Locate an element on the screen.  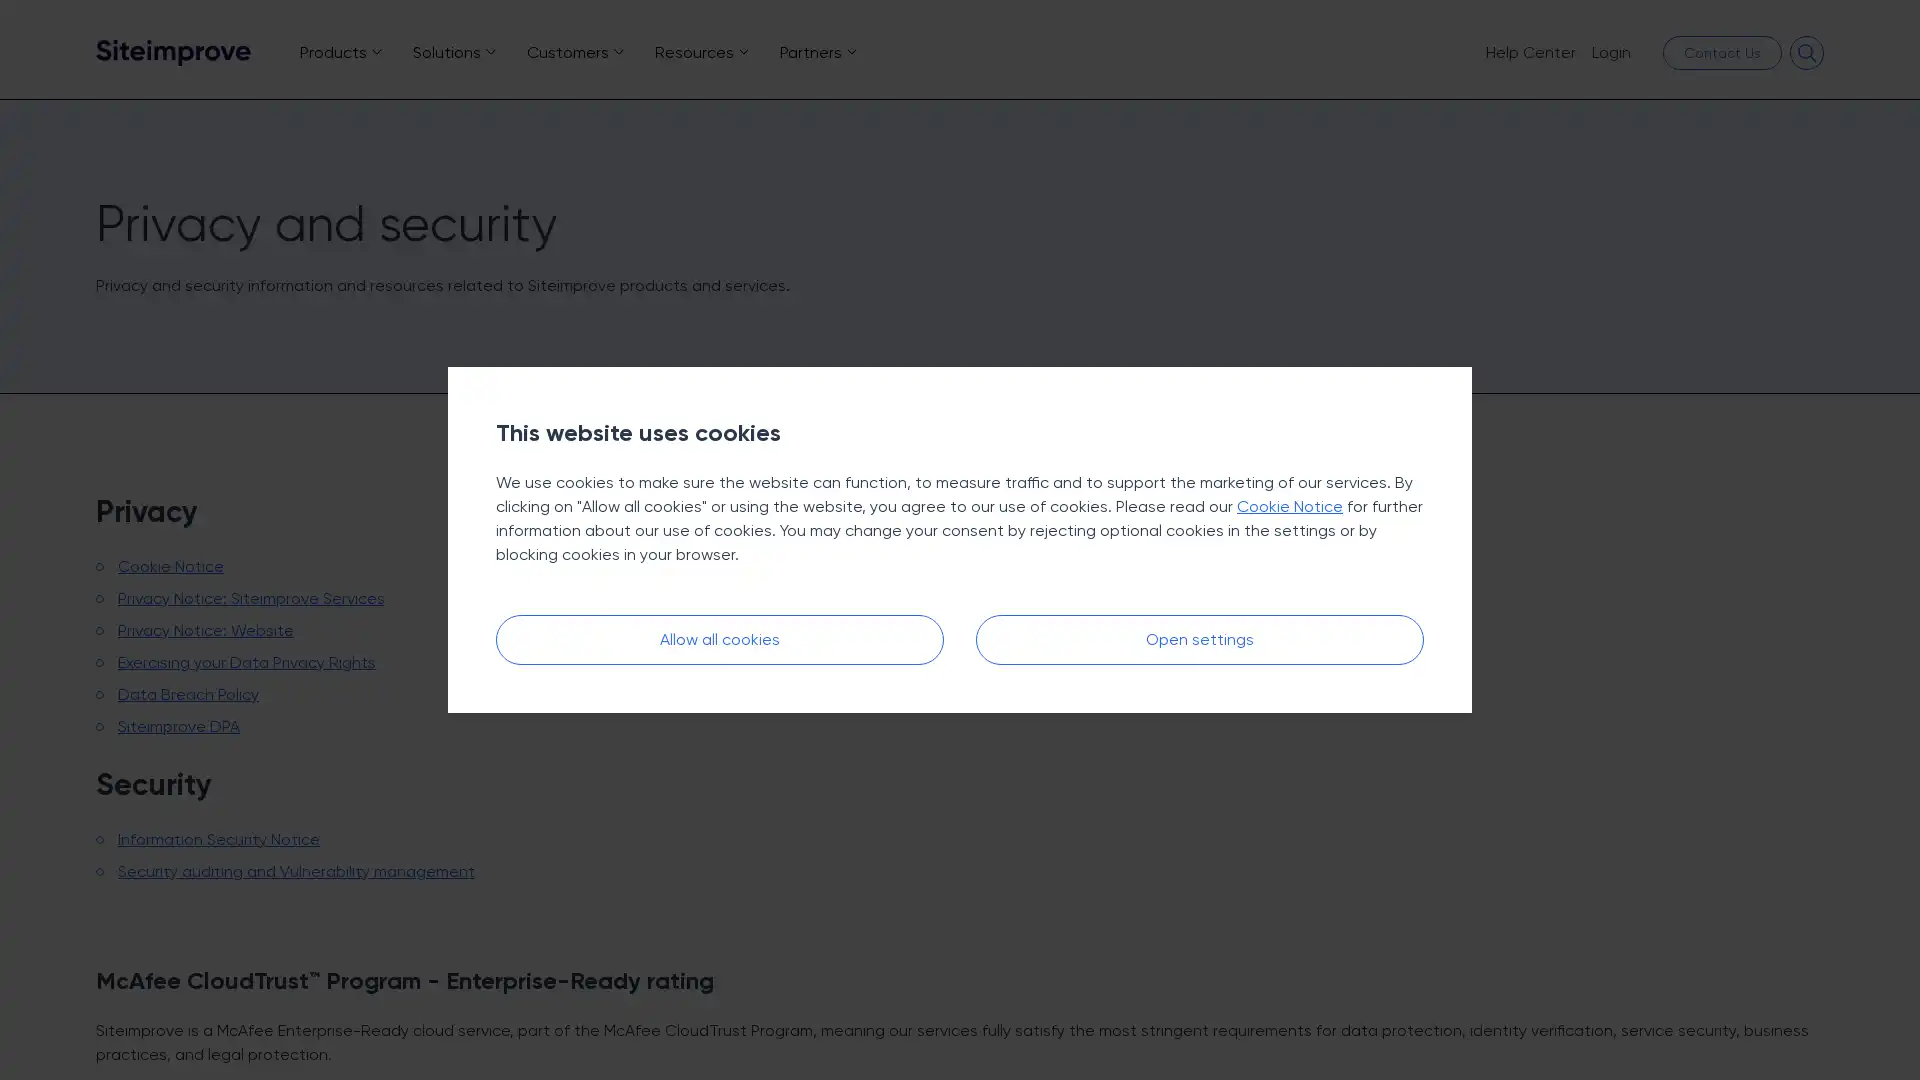
Resources is located at coordinates (700, 50).